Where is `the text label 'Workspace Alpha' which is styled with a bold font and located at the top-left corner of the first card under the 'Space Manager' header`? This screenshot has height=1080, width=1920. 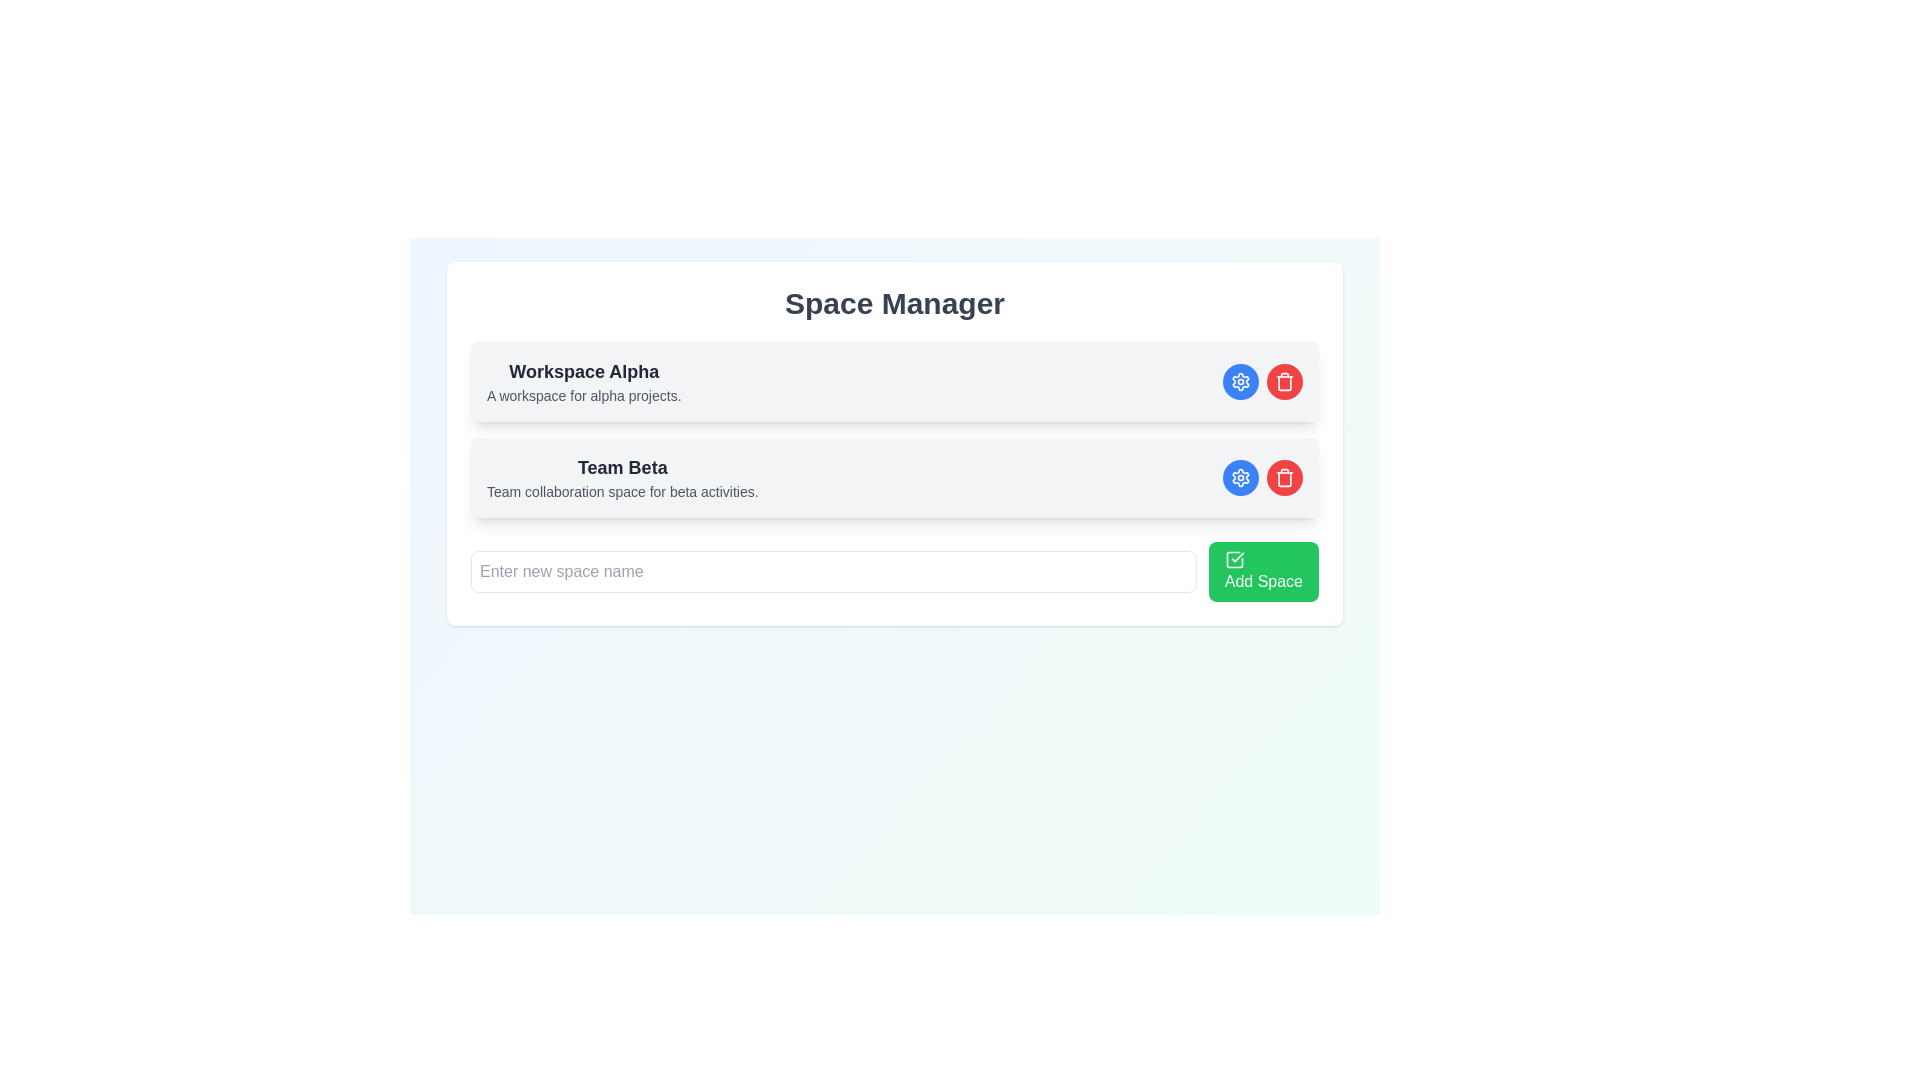
the text label 'Workspace Alpha' which is styled with a bold font and located at the top-left corner of the first card under the 'Space Manager' header is located at coordinates (583, 371).